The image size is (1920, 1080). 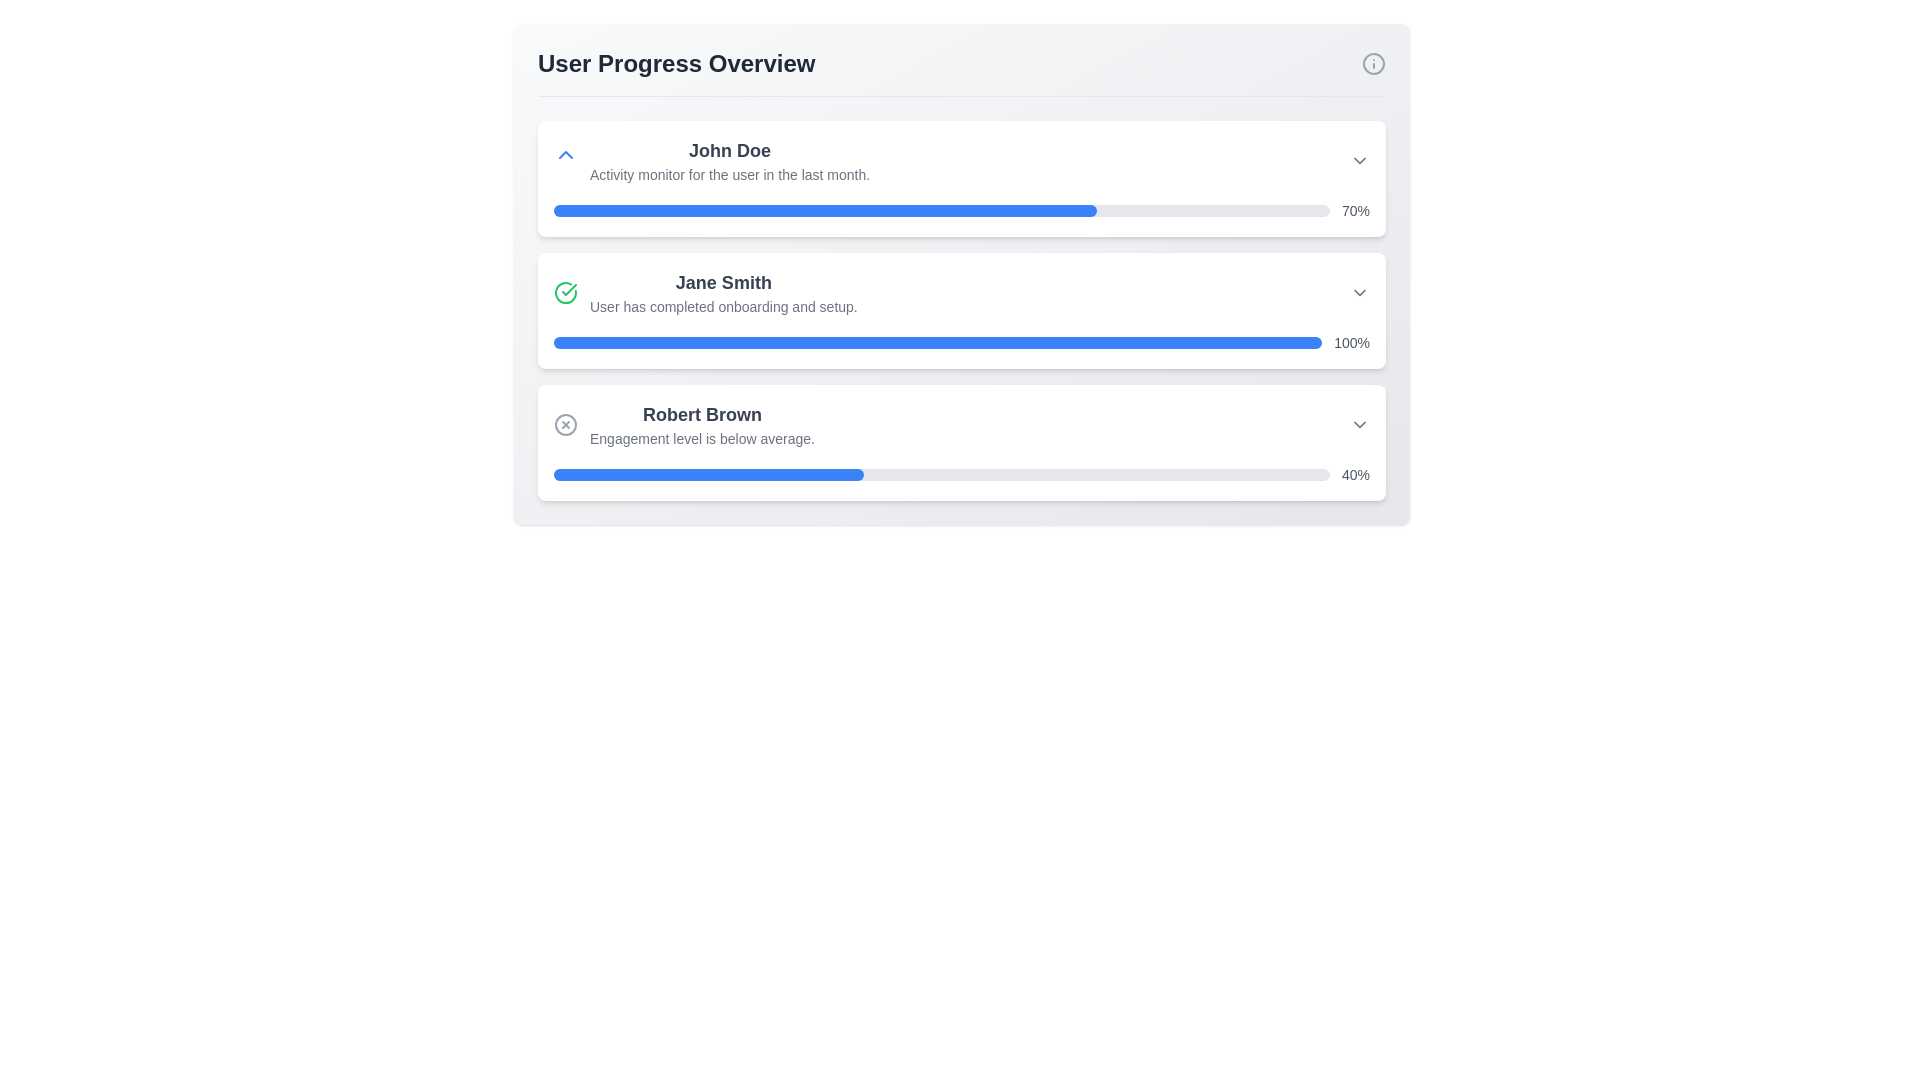 What do you see at coordinates (961, 442) in the screenshot?
I see `the engagement data displayed on the user's engagement status card, which is the third card in the vertical stack under 'User Progress Overview'` at bounding box center [961, 442].